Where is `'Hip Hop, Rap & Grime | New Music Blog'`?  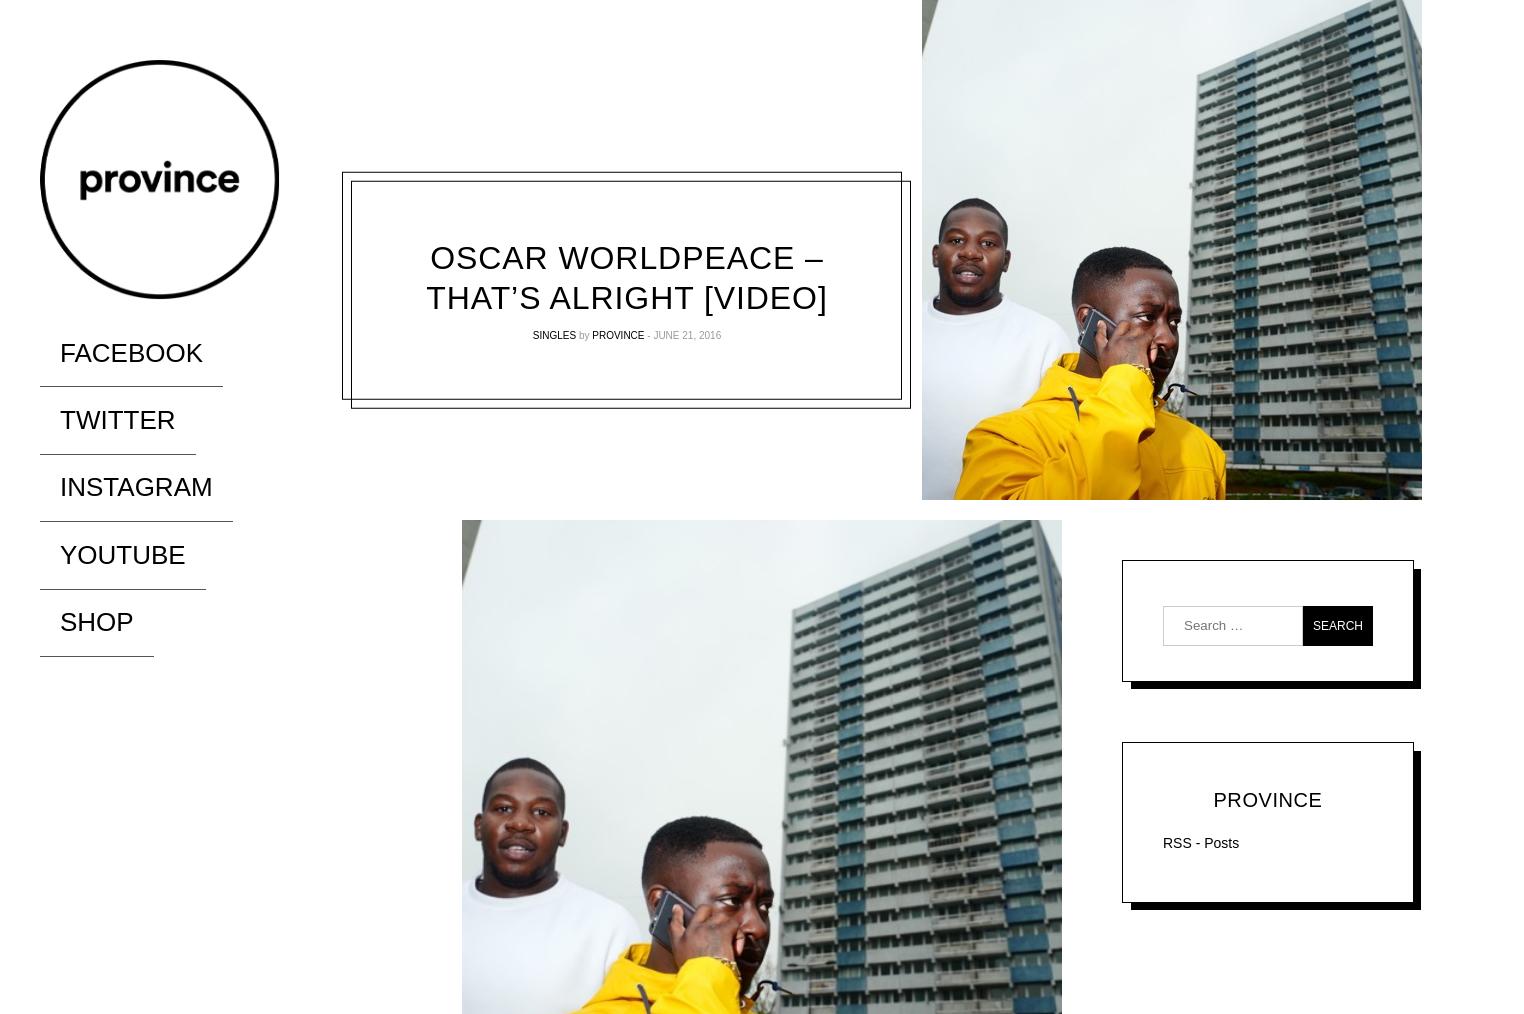 'Hip Hop, Rap & Grime | New Music Blog' is located at coordinates (182, 324).